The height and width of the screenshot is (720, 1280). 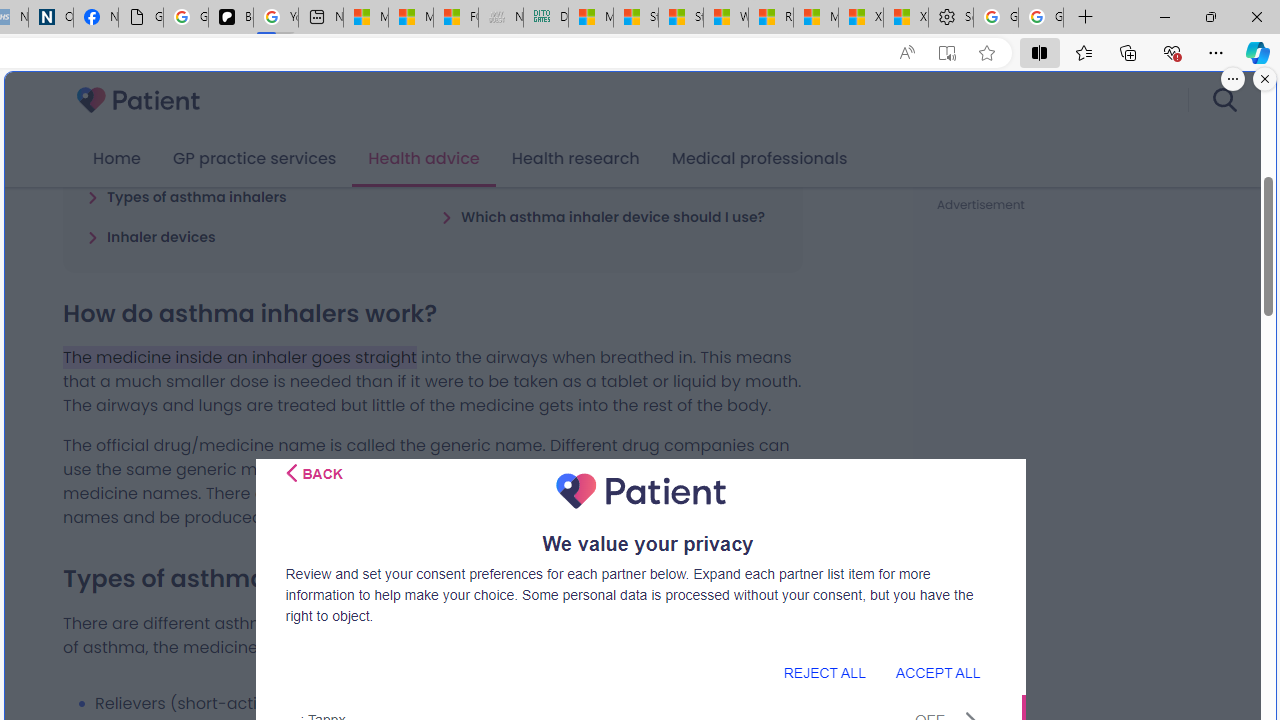 I want to click on 'Back', so click(x=313, y=473).